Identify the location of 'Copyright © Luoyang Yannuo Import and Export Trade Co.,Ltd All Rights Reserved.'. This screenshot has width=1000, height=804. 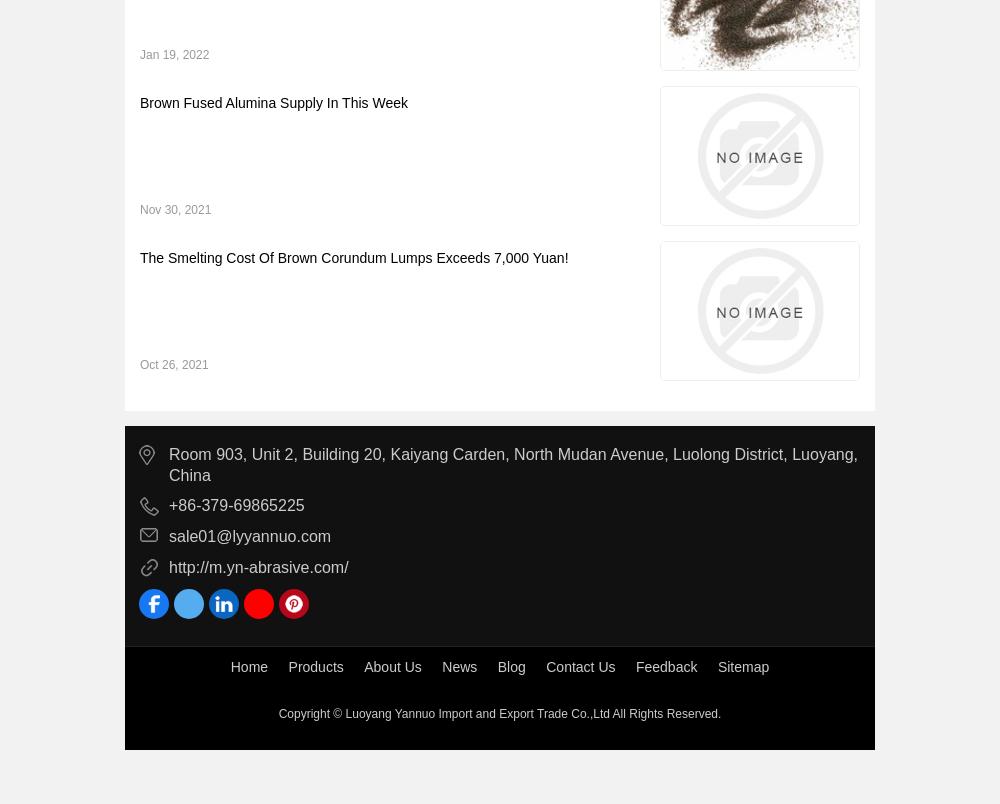
(498, 712).